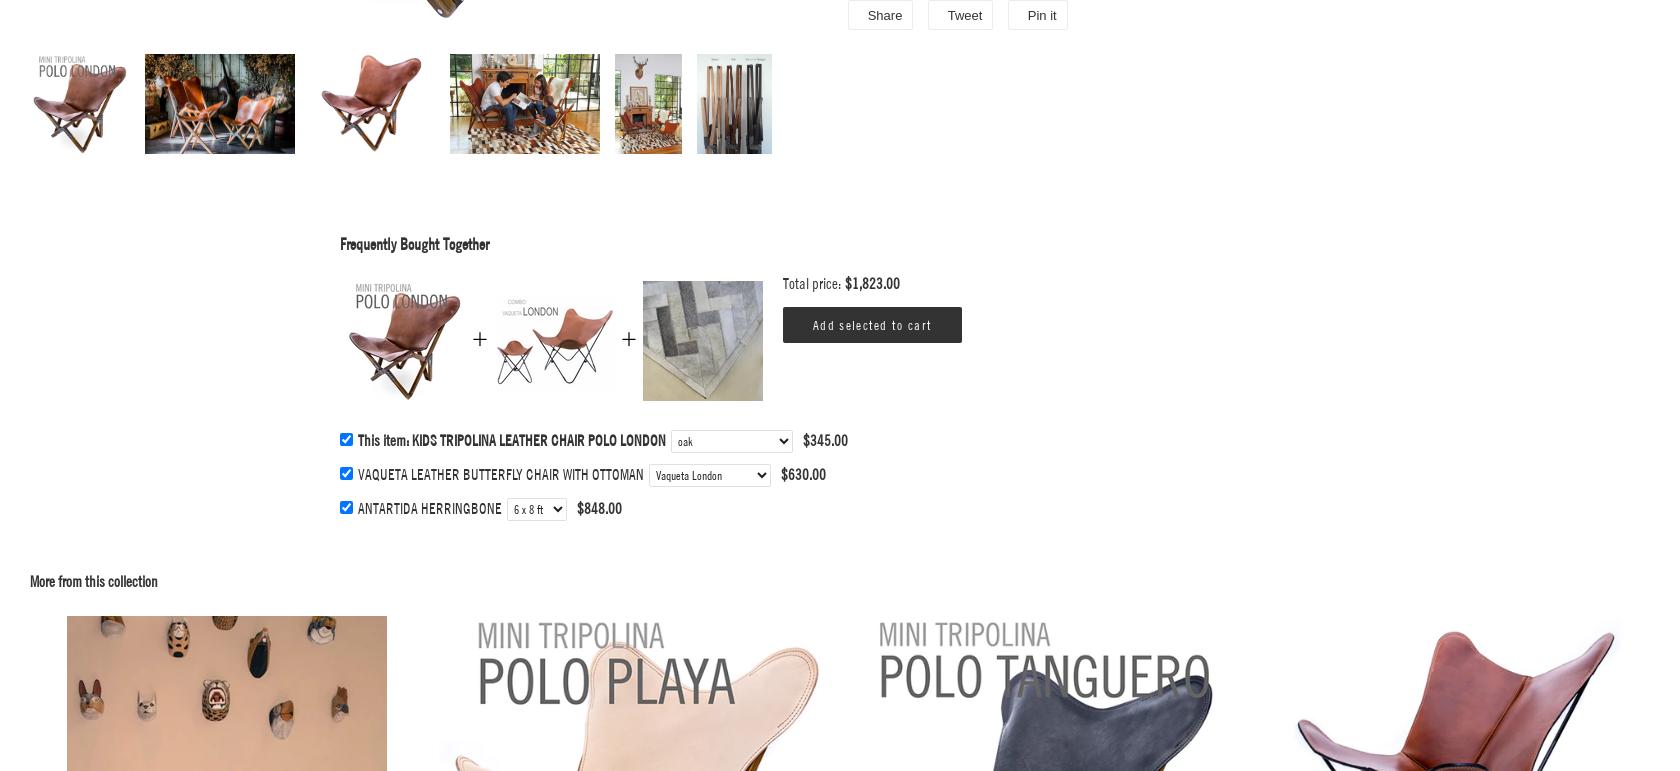 This screenshot has width=1680, height=771. Describe the element at coordinates (802, 472) in the screenshot. I see `'$630.00'` at that location.